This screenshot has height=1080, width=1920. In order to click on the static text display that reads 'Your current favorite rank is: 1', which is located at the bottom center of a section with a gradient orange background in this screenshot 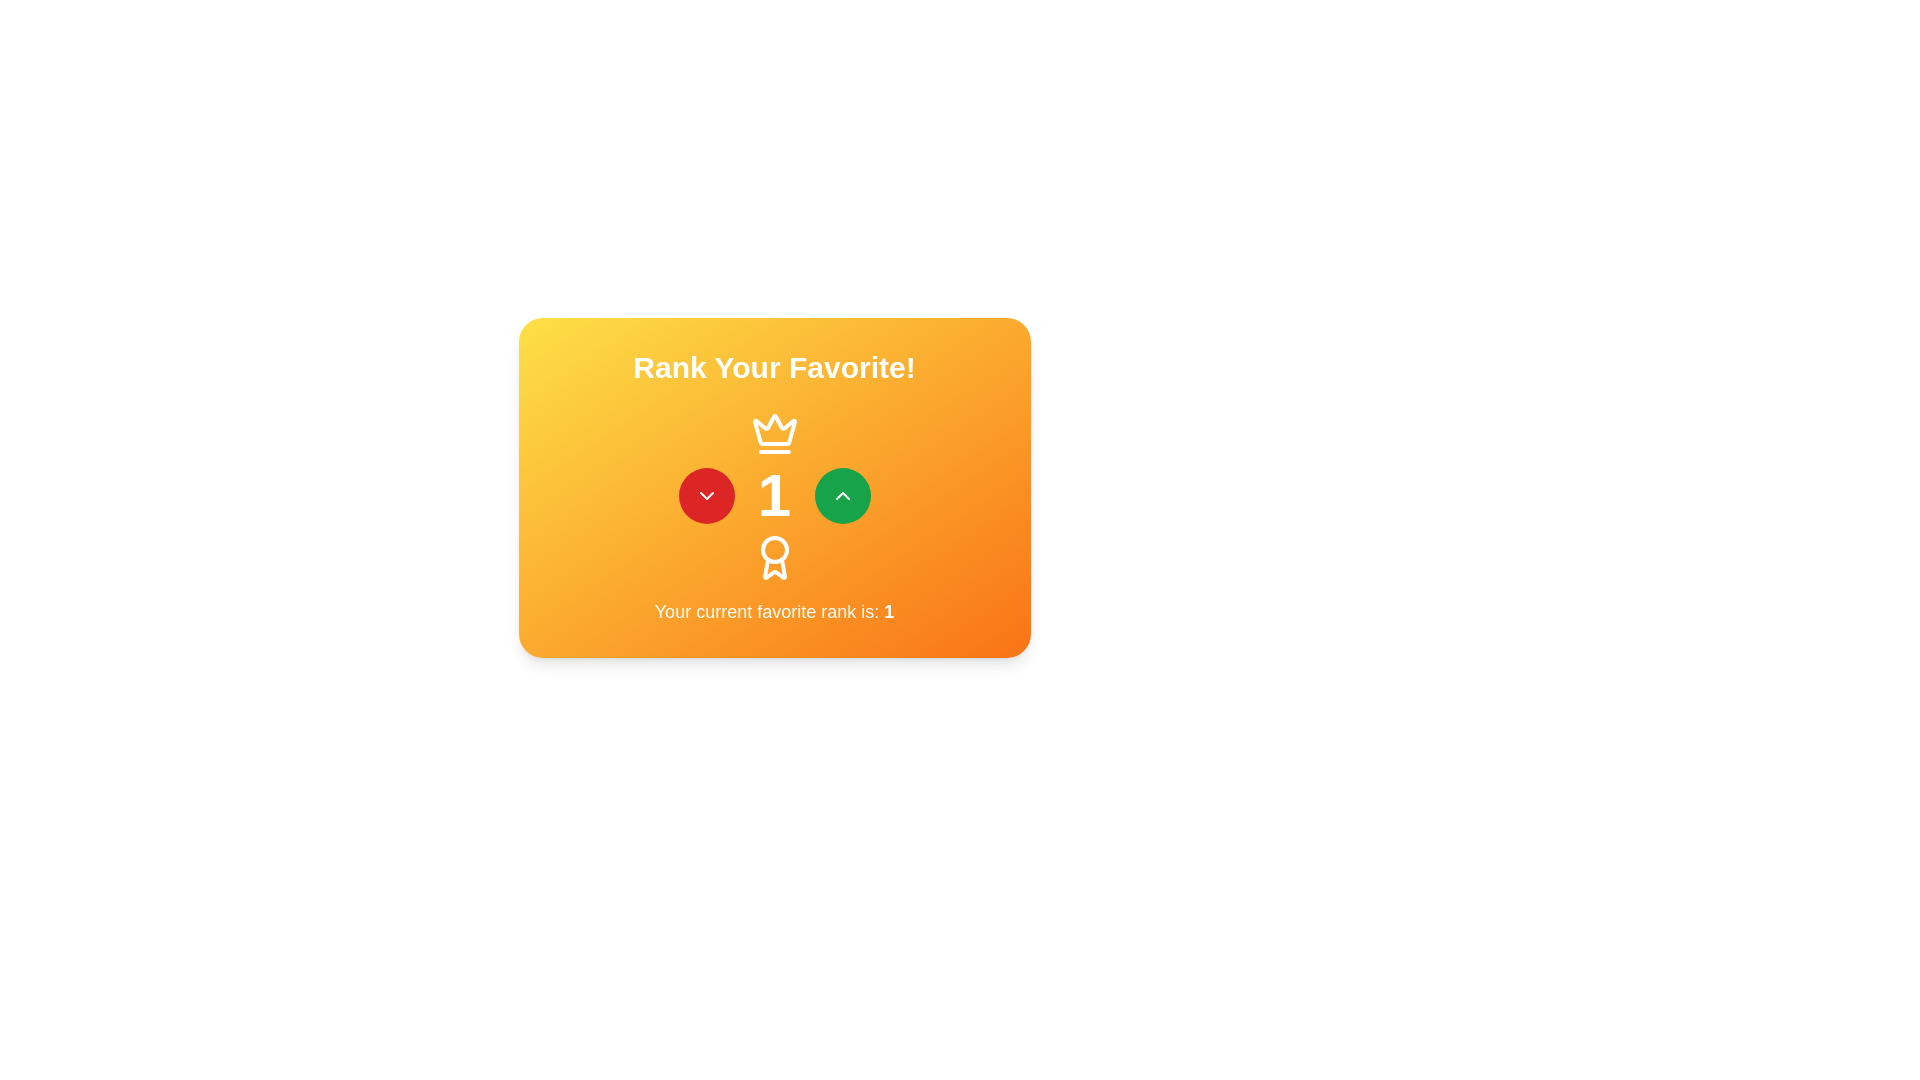, I will do `click(773, 611)`.